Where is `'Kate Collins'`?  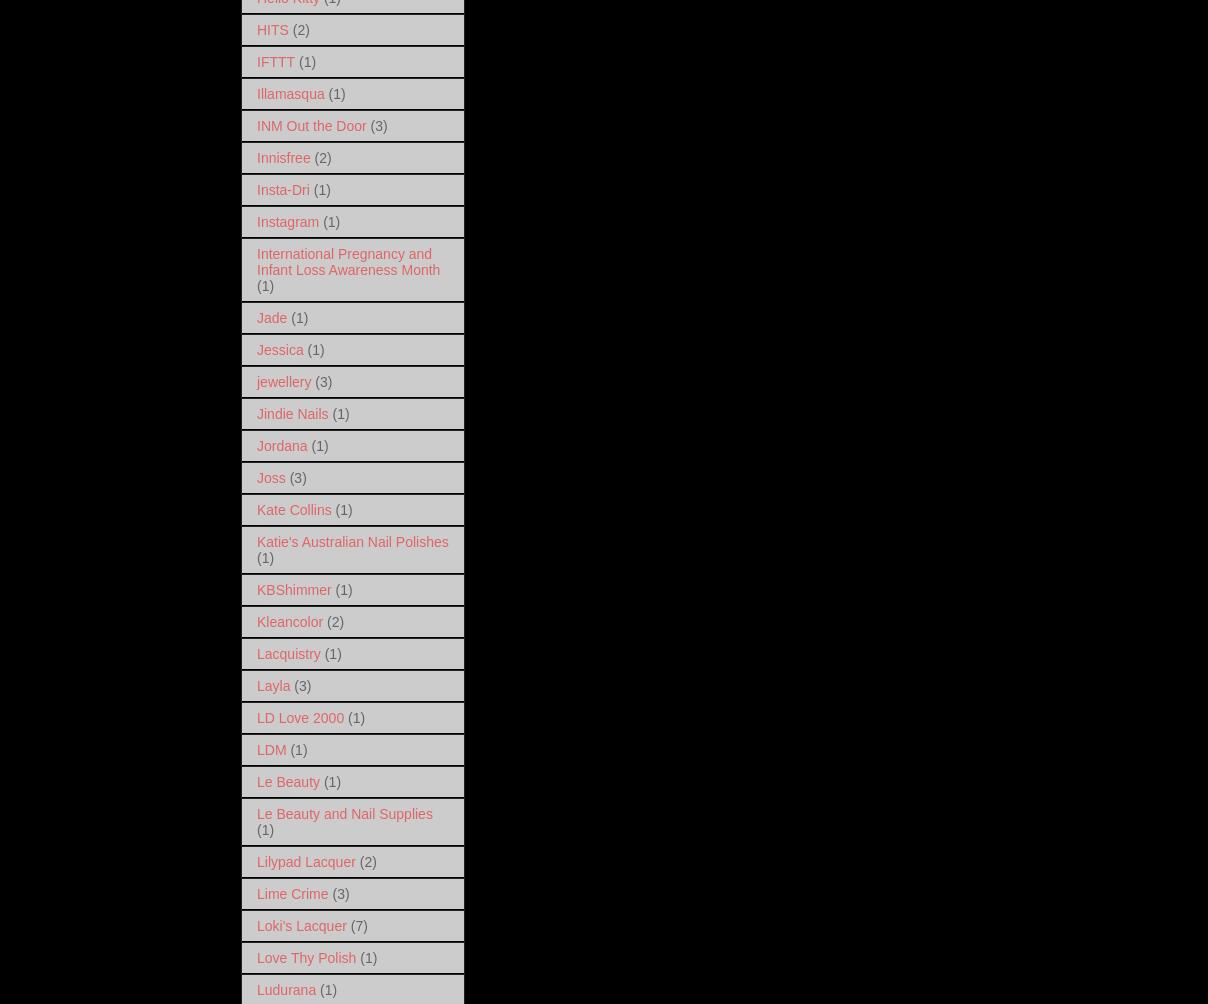 'Kate Collins' is located at coordinates (294, 509).